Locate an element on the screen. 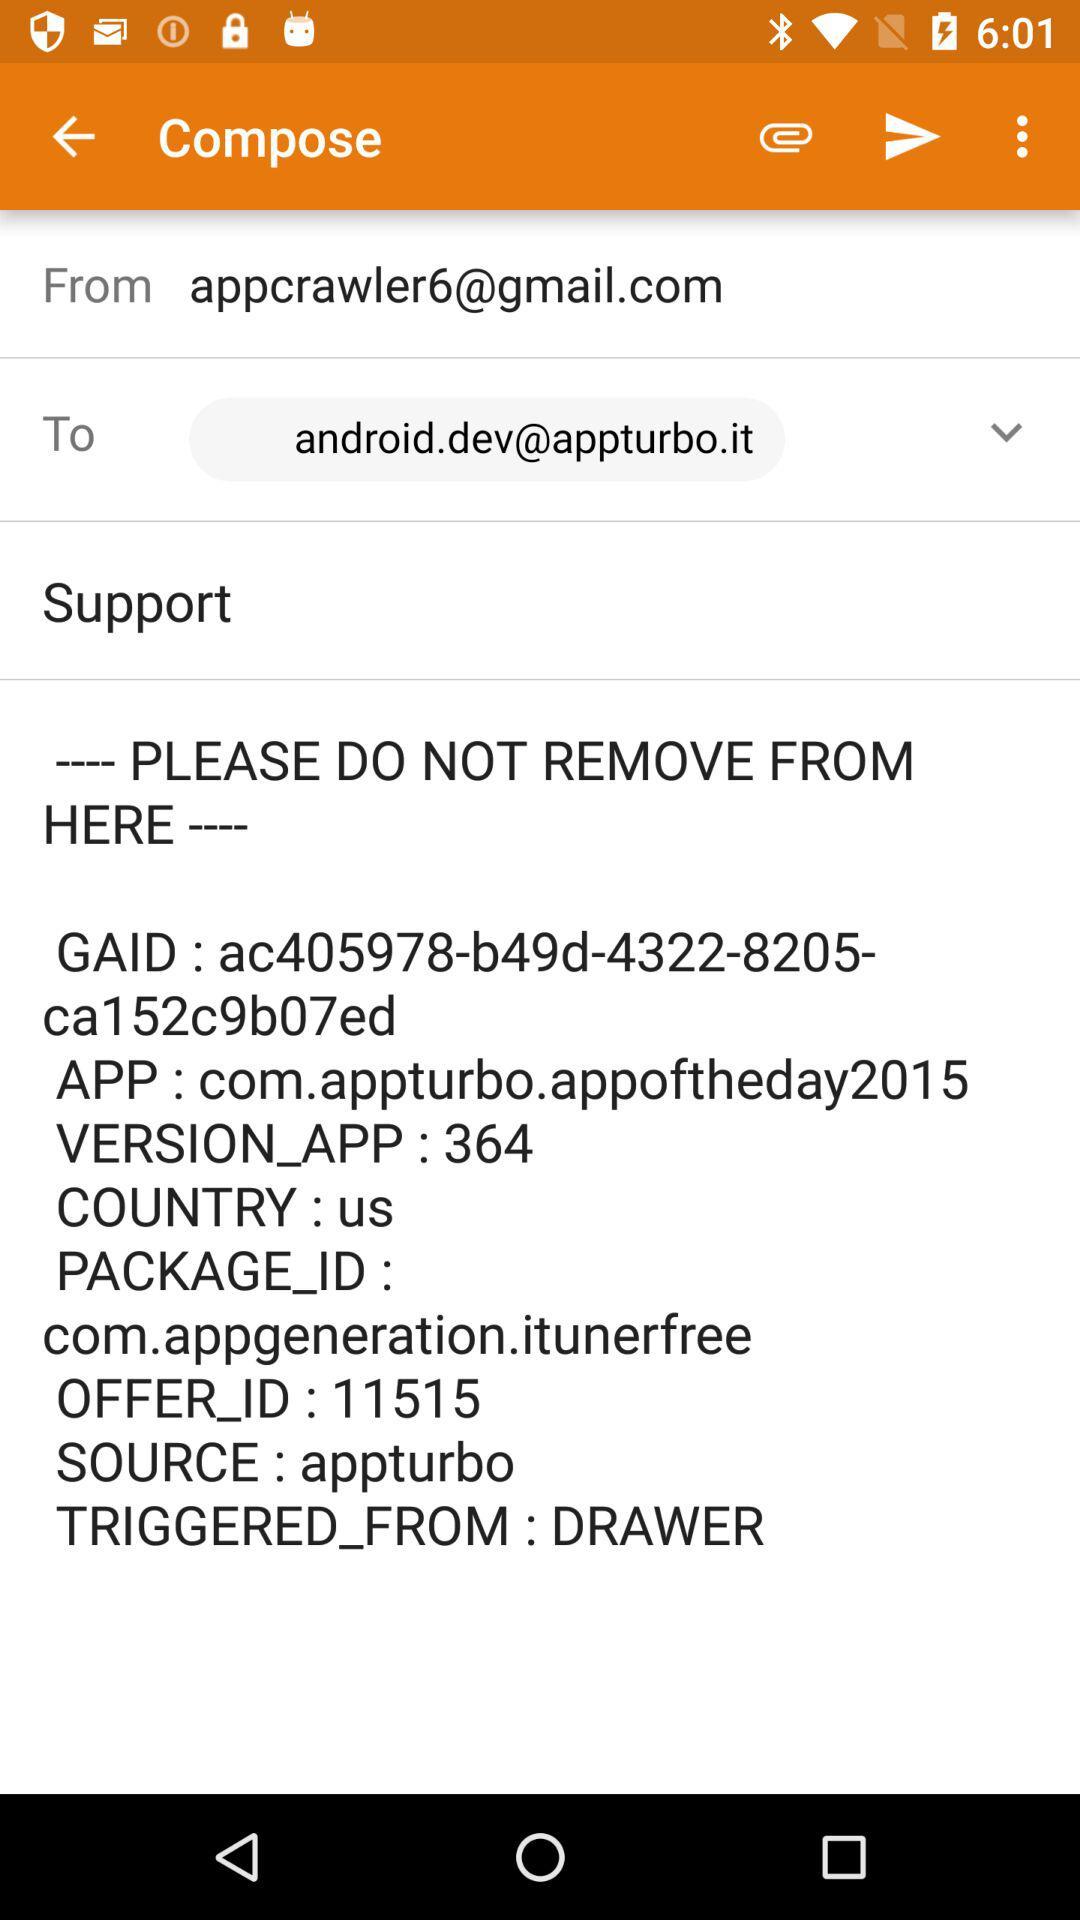 The width and height of the screenshot is (1080, 1920). the expand_more icon is located at coordinates (1006, 431).